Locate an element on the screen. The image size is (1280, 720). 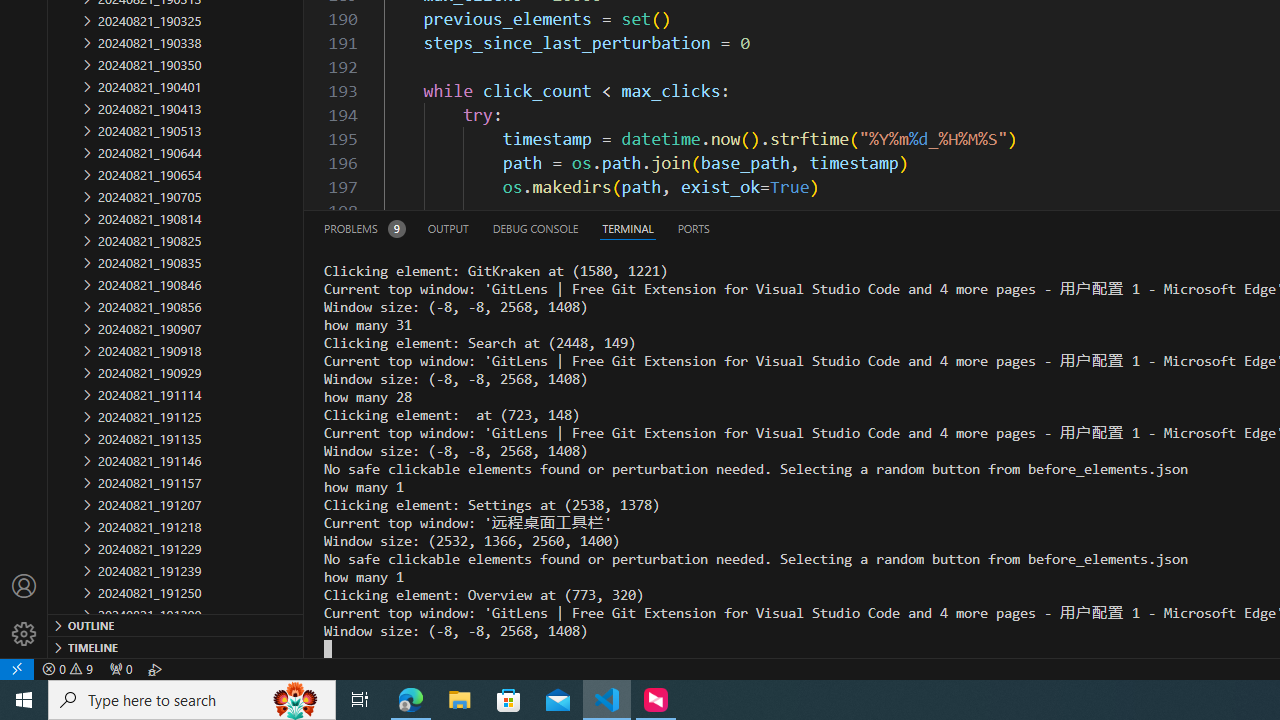
'Problems (Ctrl+Shift+M) - Total 9 Problems' is located at coordinates (364, 227).